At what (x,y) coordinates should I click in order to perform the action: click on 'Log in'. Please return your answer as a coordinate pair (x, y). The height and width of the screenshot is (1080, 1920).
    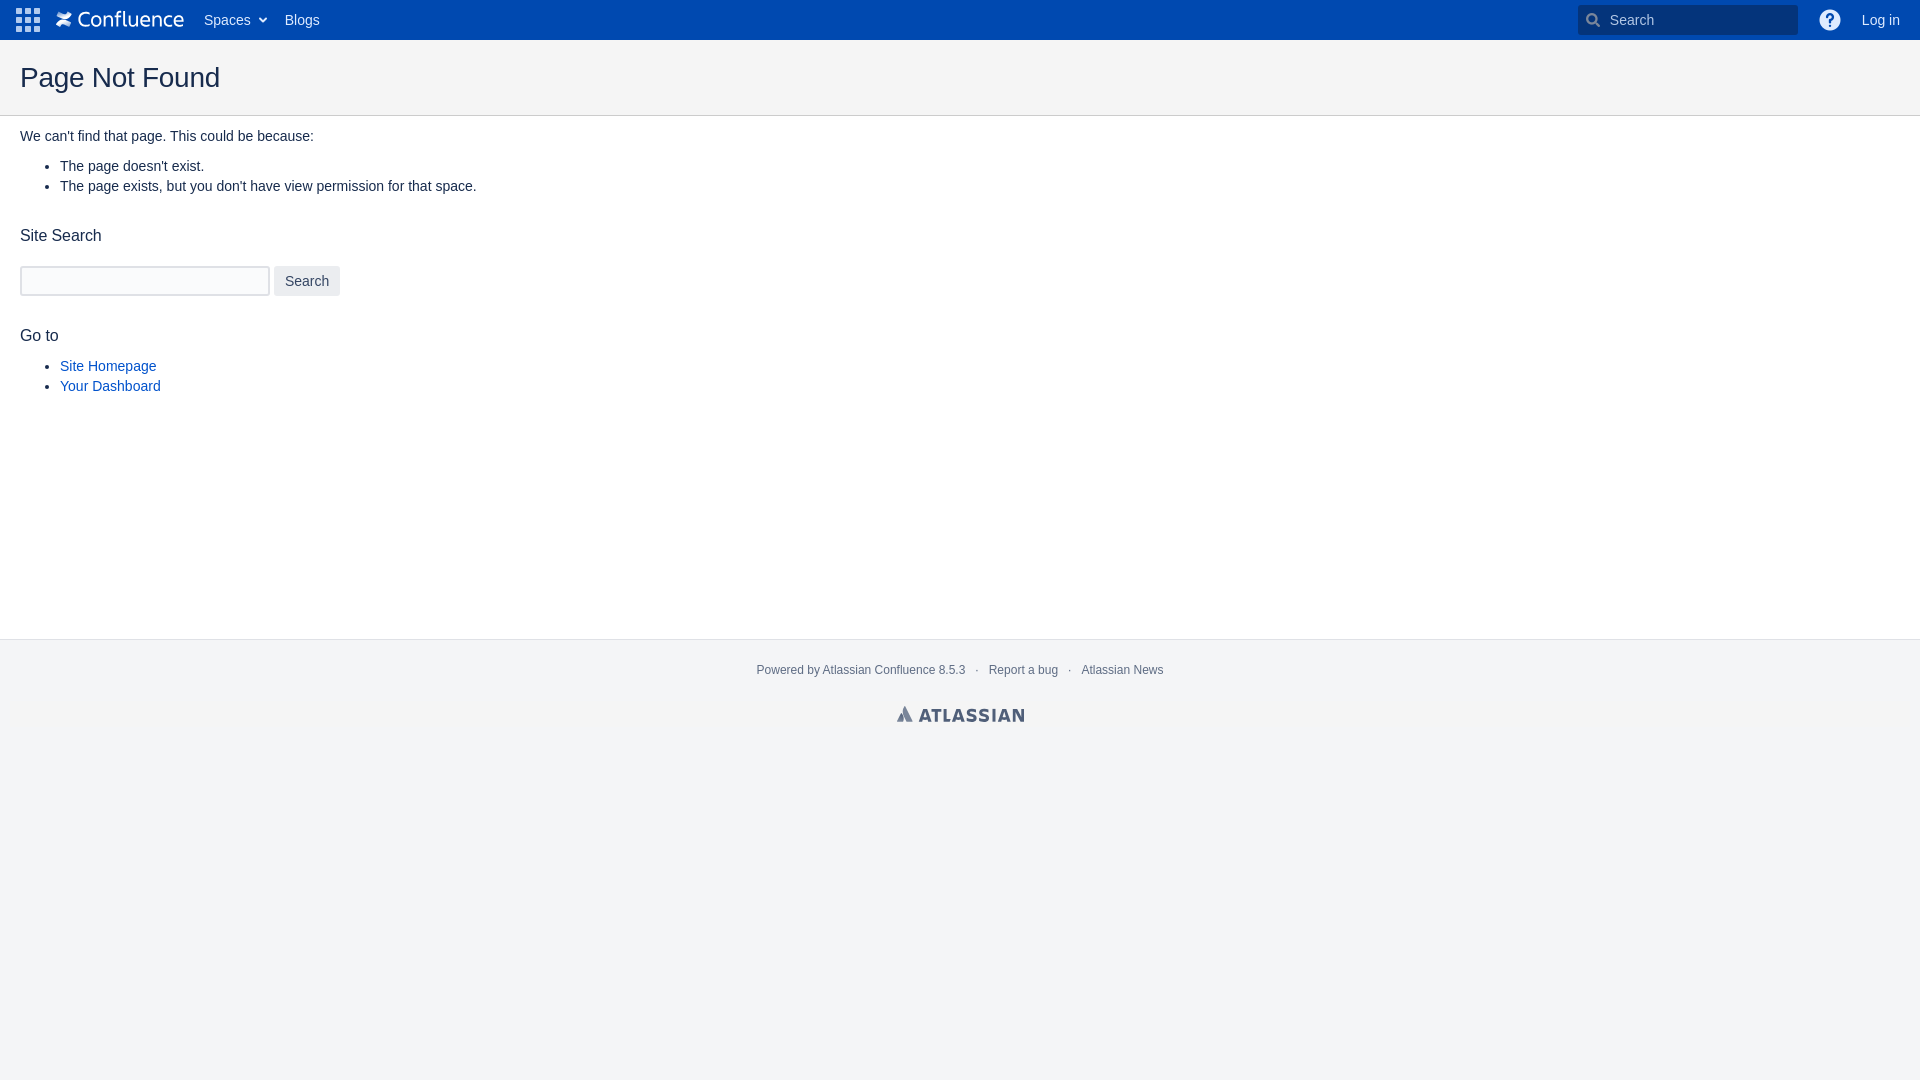
    Looking at the image, I should click on (1880, 19).